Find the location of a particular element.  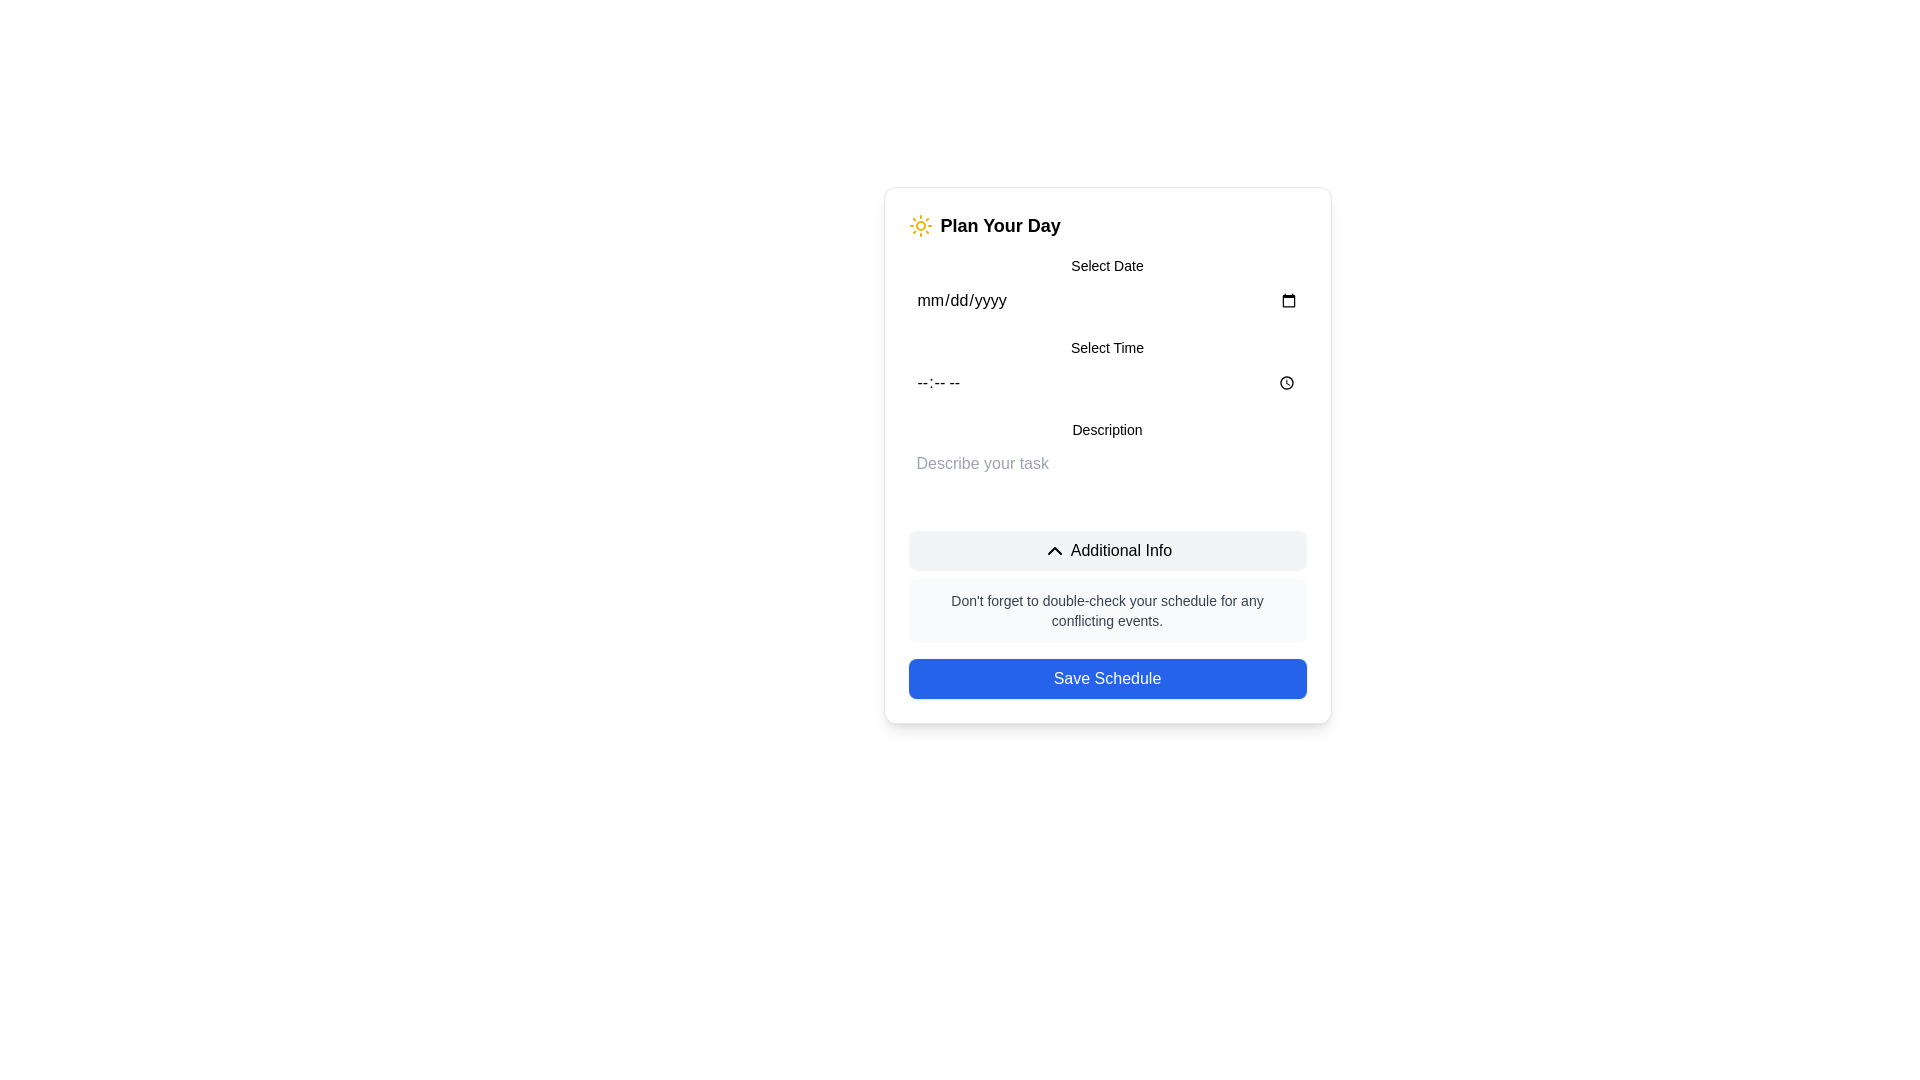

the text label displaying 'Description' that is positioned above the text input field in the 'Plan Your Day' form is located at coordinates (1106, 428).